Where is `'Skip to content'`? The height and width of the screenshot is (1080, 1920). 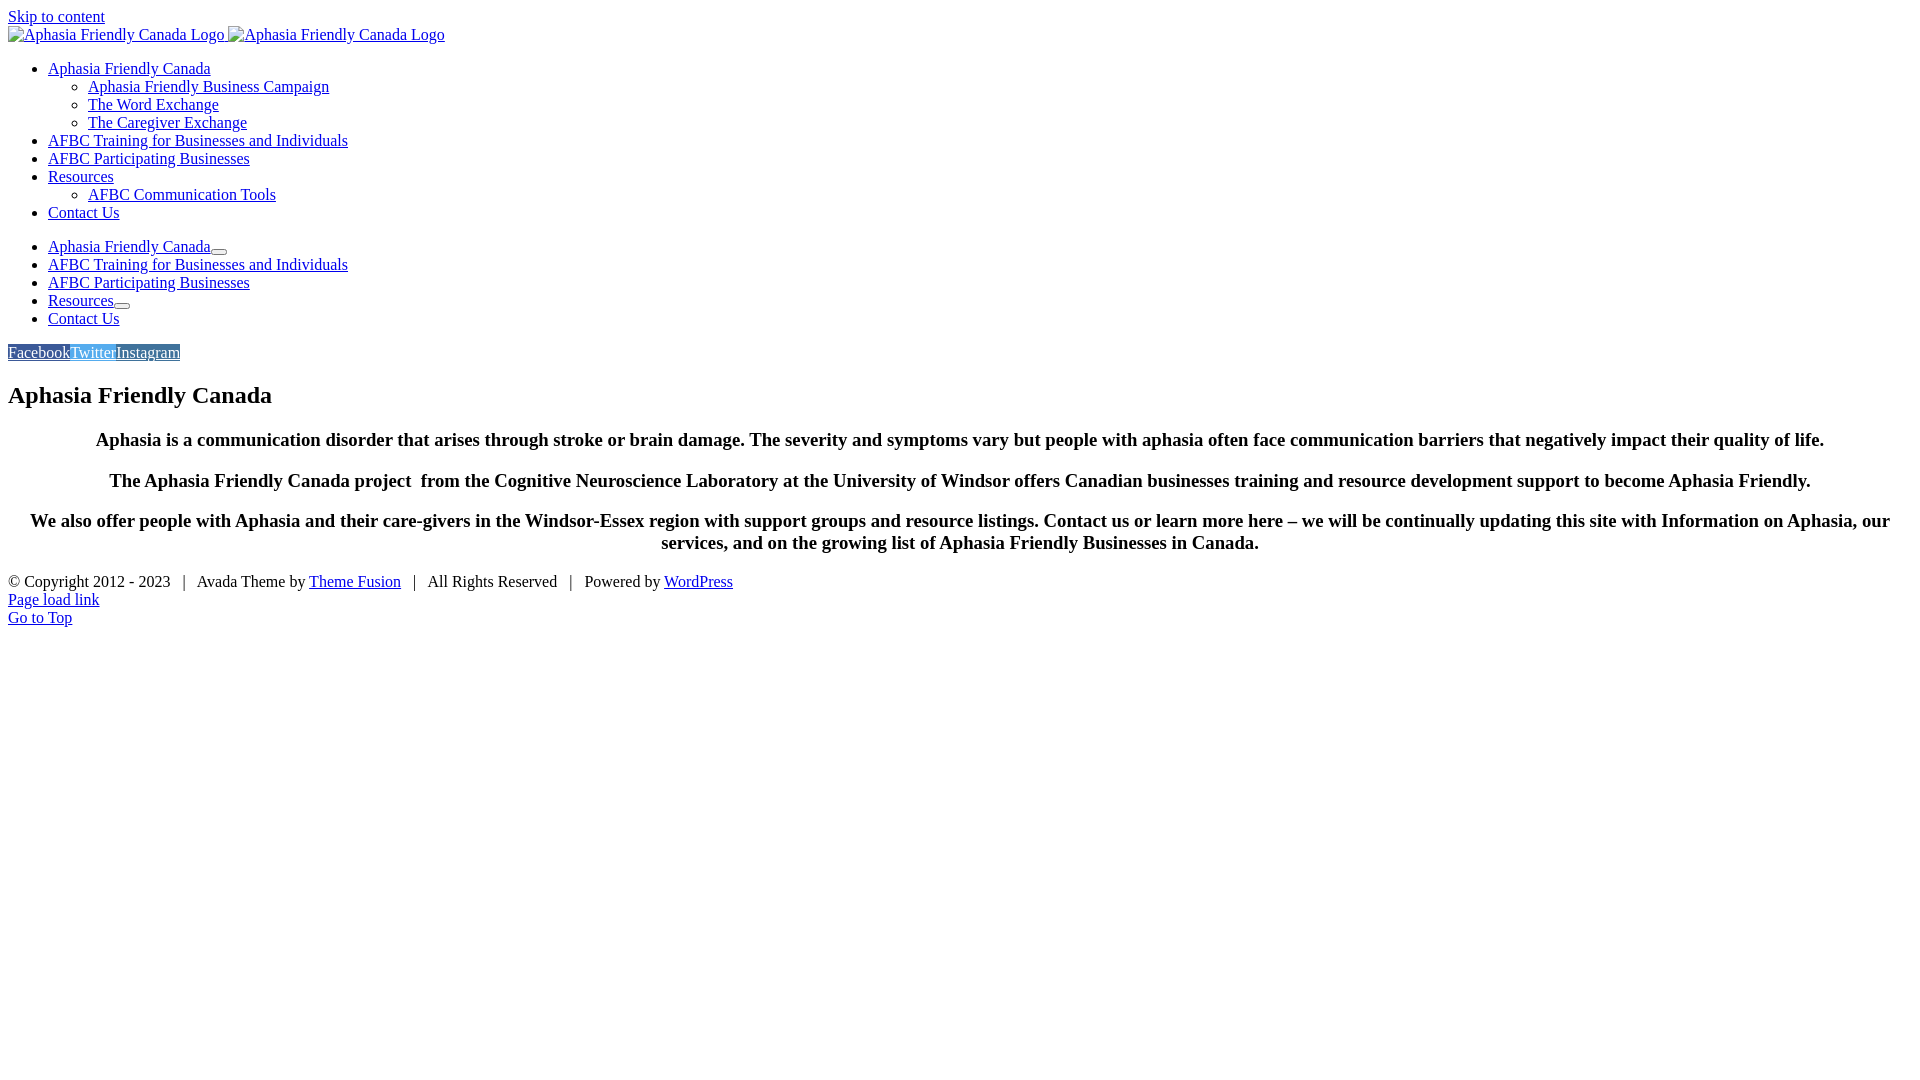
'Skip to content' is located at coordinates (56, 16).